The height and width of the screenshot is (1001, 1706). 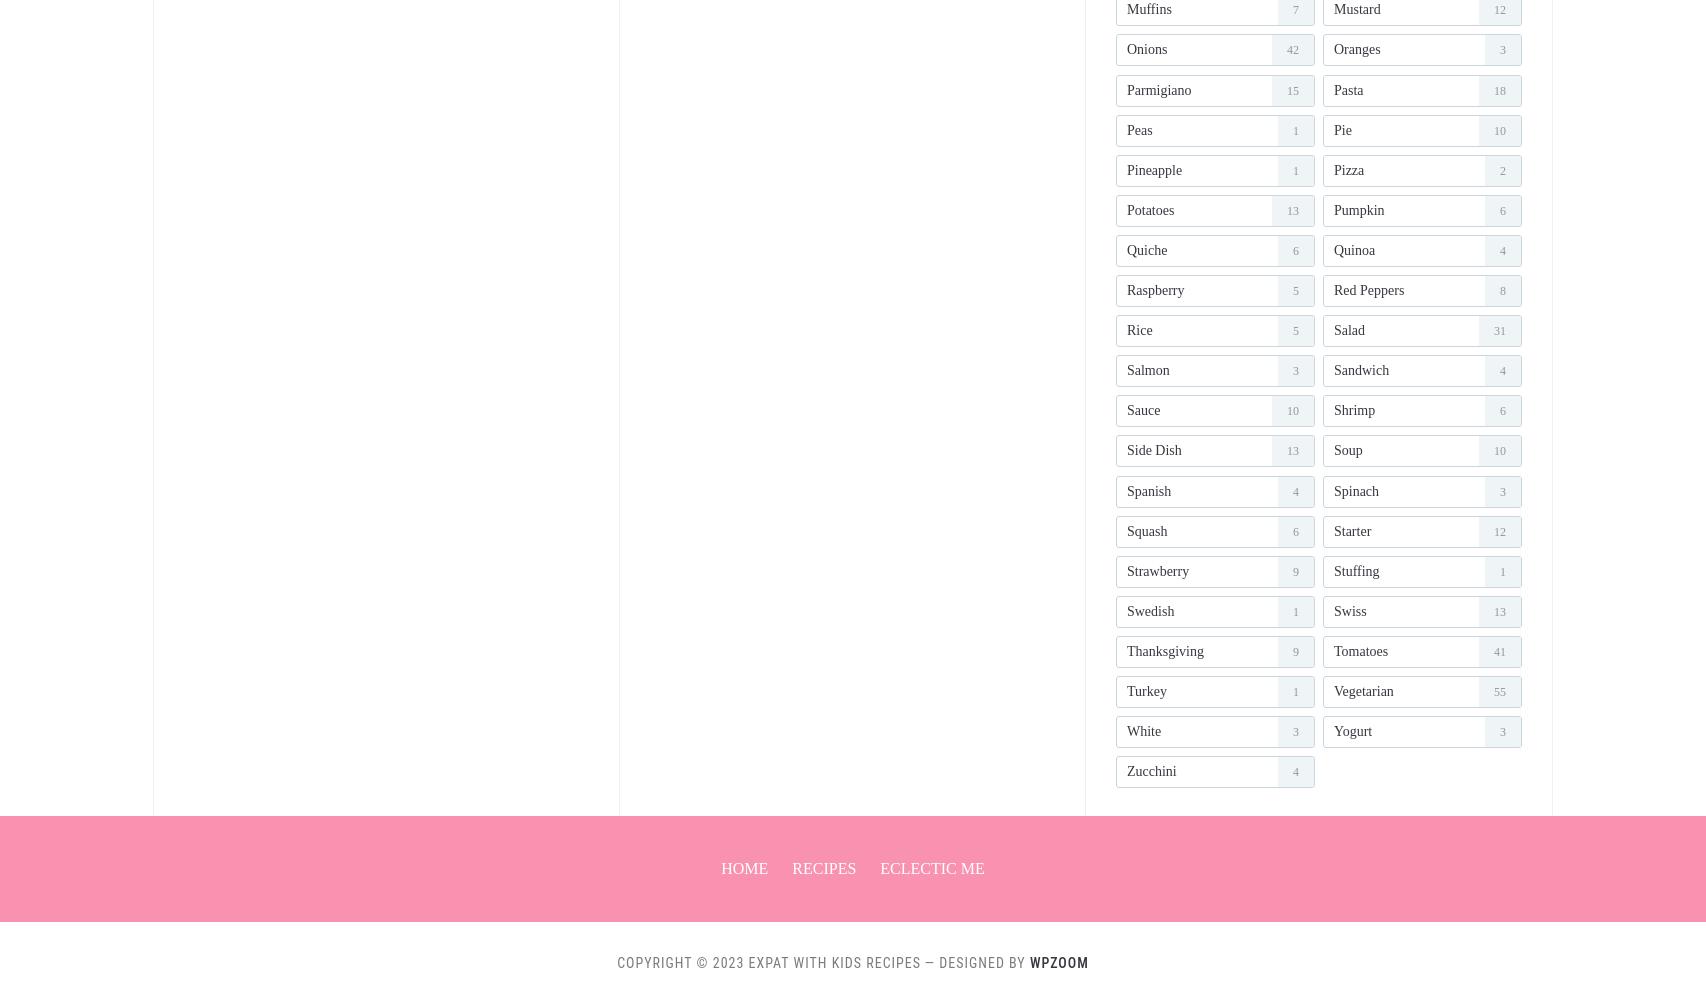 What do you see at coordinates (1290, 50) in the screenshot?
I see `'42'` at bounding box center [1290, 50].